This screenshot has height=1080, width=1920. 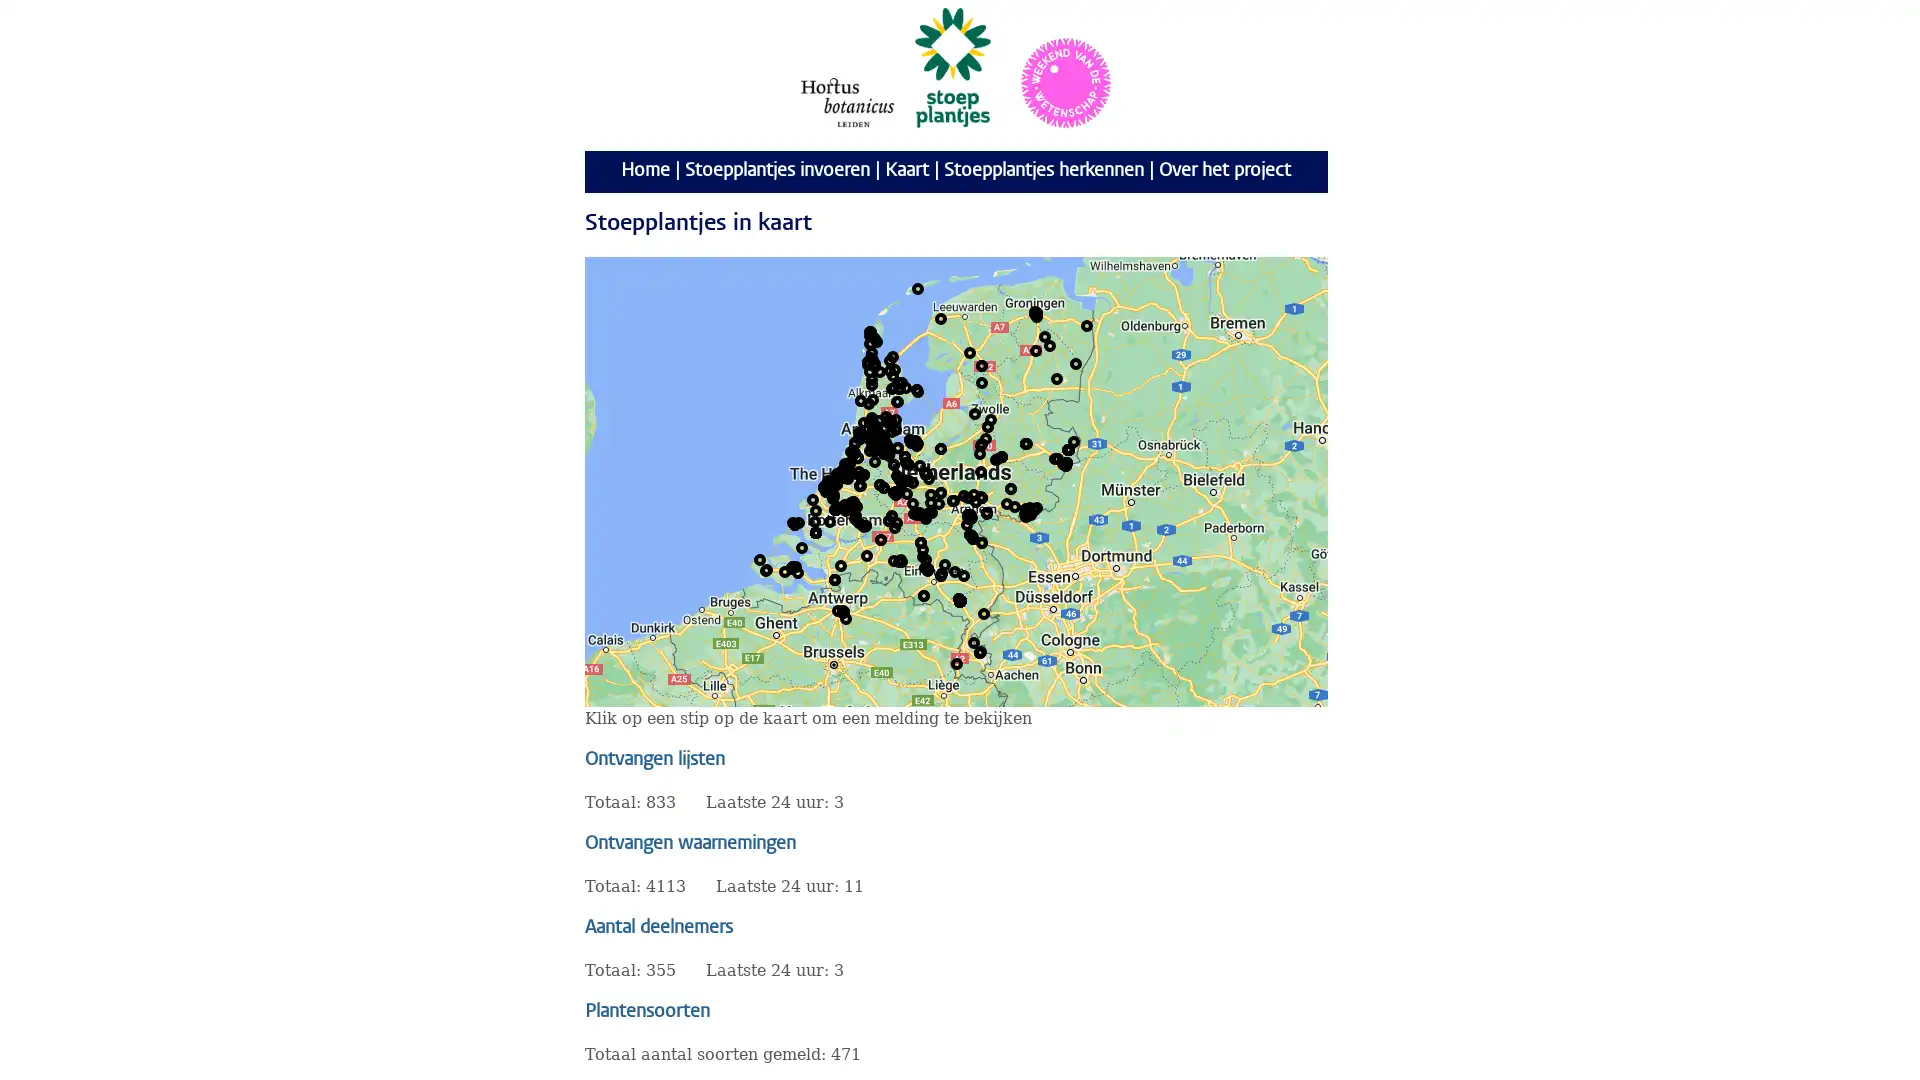 What do you see at coordinates (882, 439) in the screenshot?
I see `Telling van Anne op 14 april 2022` at bounding box center [882, 439].